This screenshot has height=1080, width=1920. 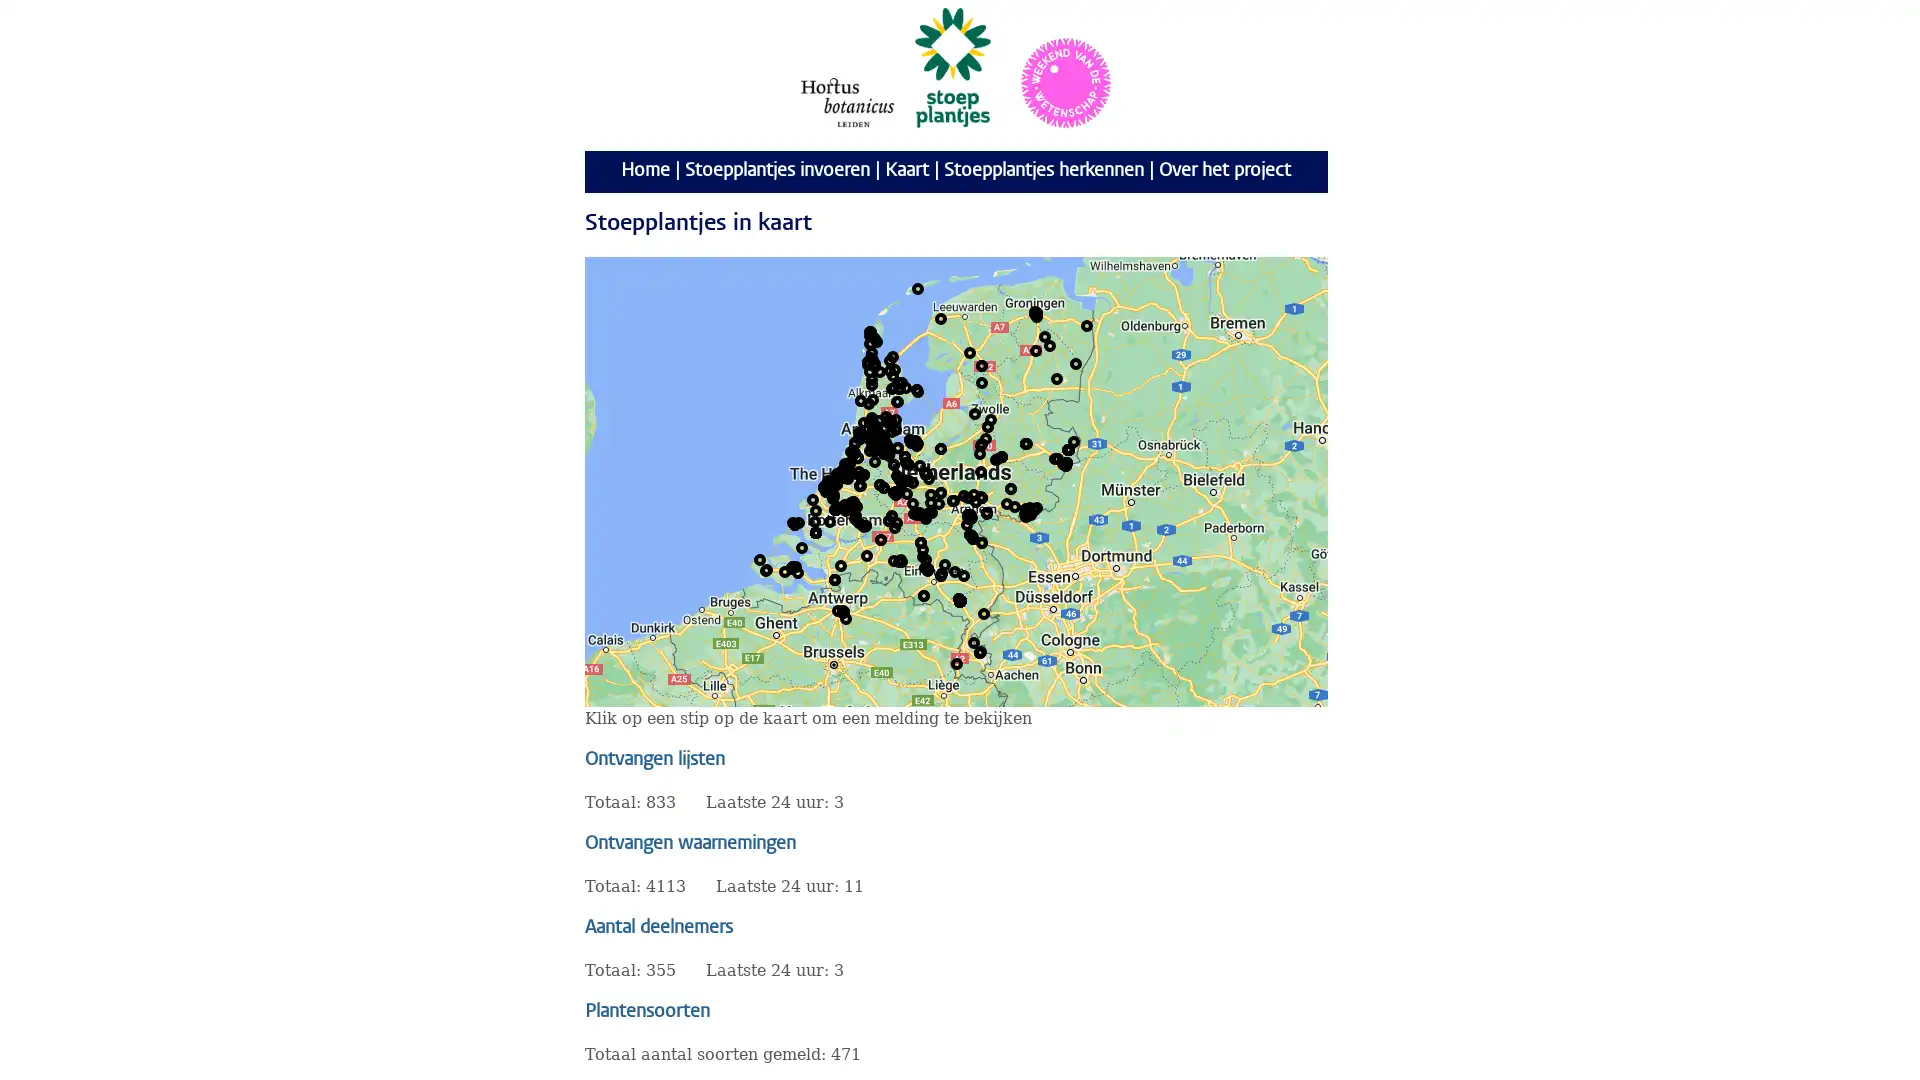 What do you see at coordinates (882, 439) in the screenshot?
I see `Telling van Anne op 14 april 2022` at bounding box center [882, 439].